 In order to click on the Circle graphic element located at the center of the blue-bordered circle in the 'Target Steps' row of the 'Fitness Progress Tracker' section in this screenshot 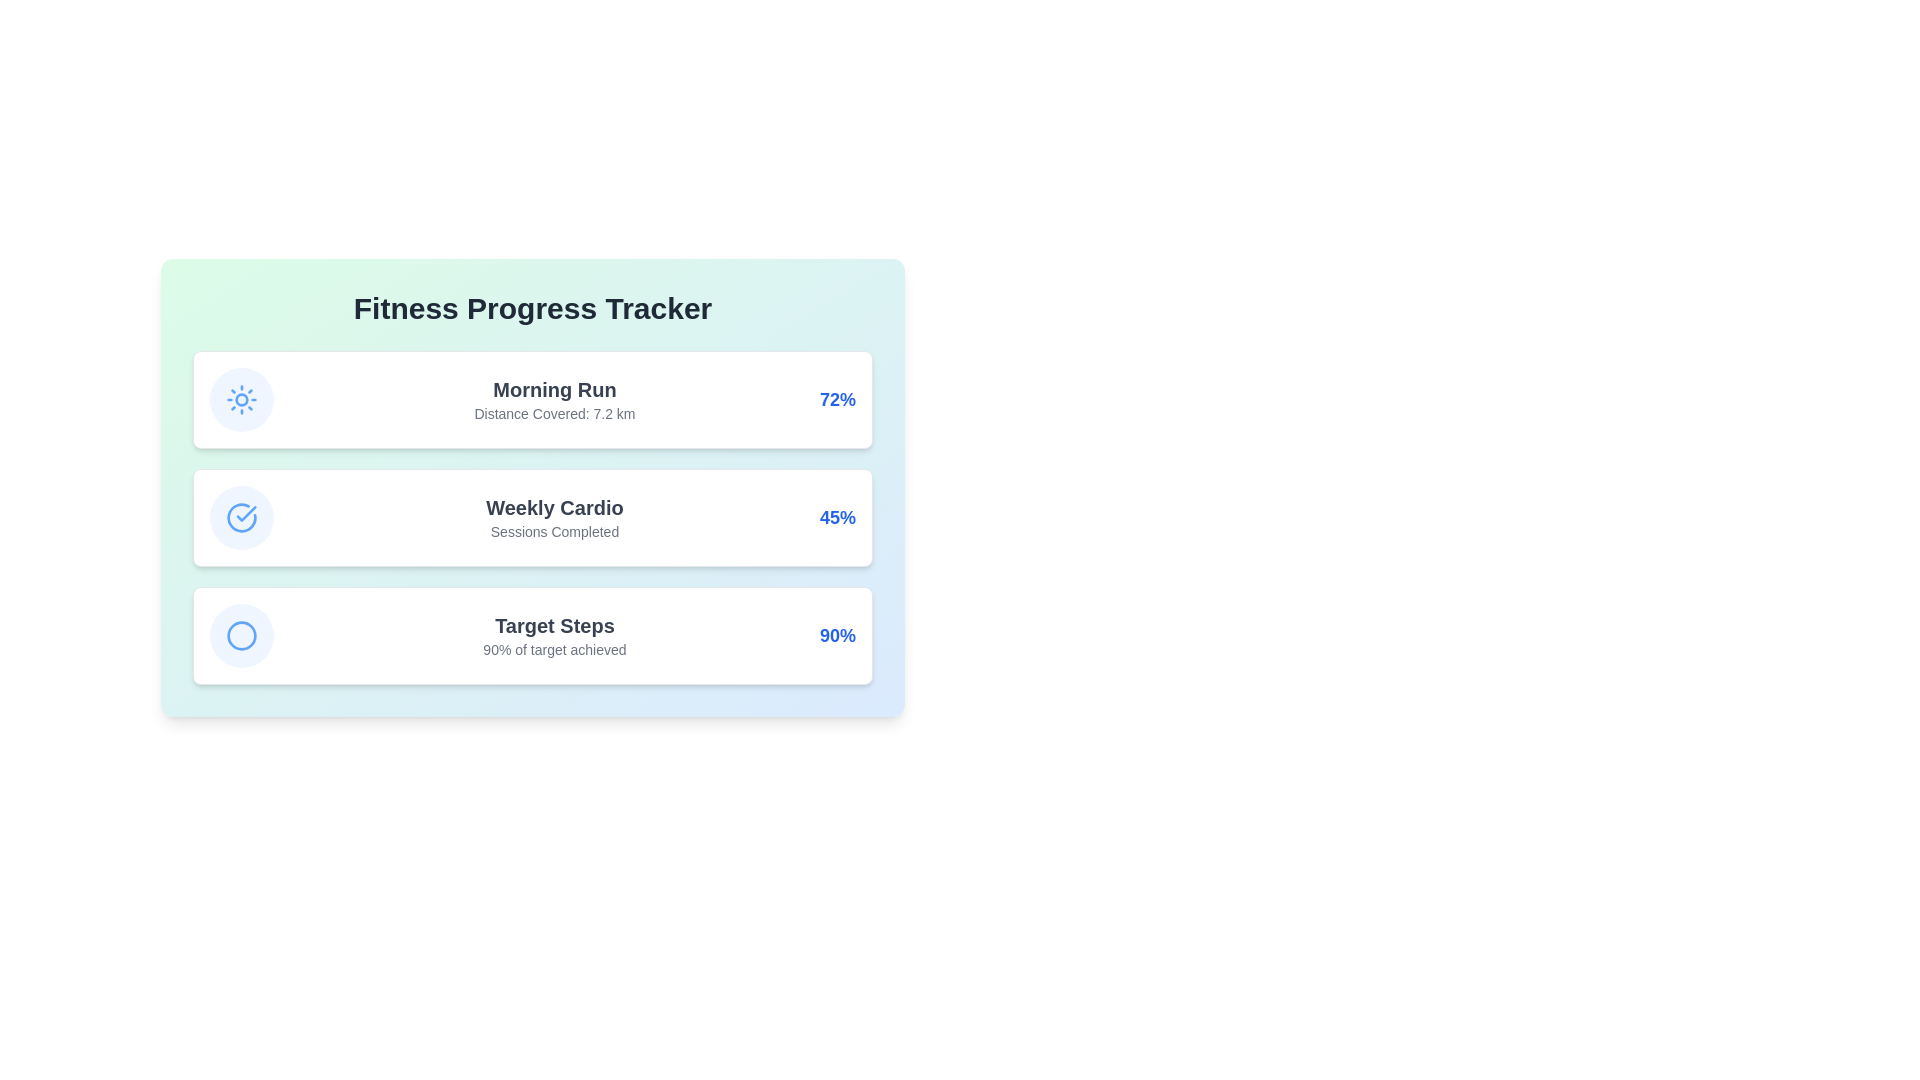, I will do `click(240, 636)`.